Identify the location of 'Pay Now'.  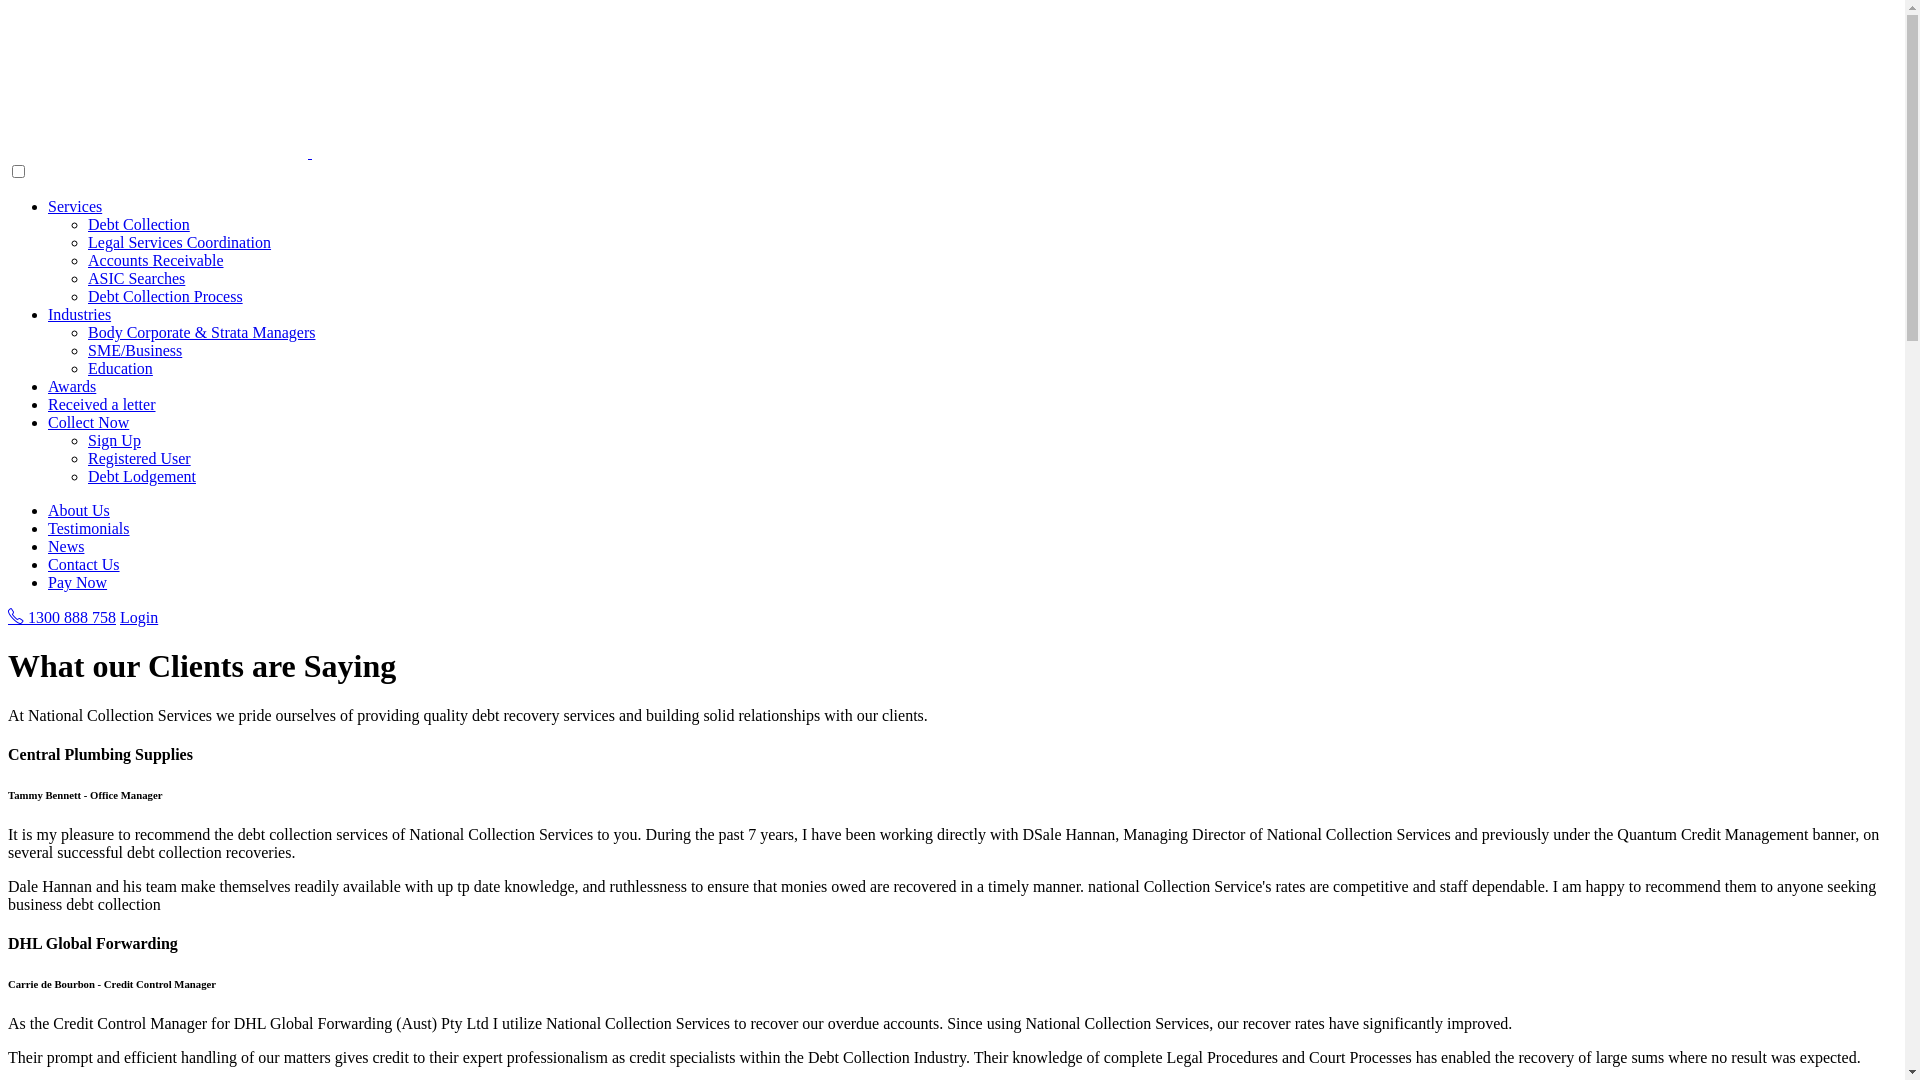
(77, 582).